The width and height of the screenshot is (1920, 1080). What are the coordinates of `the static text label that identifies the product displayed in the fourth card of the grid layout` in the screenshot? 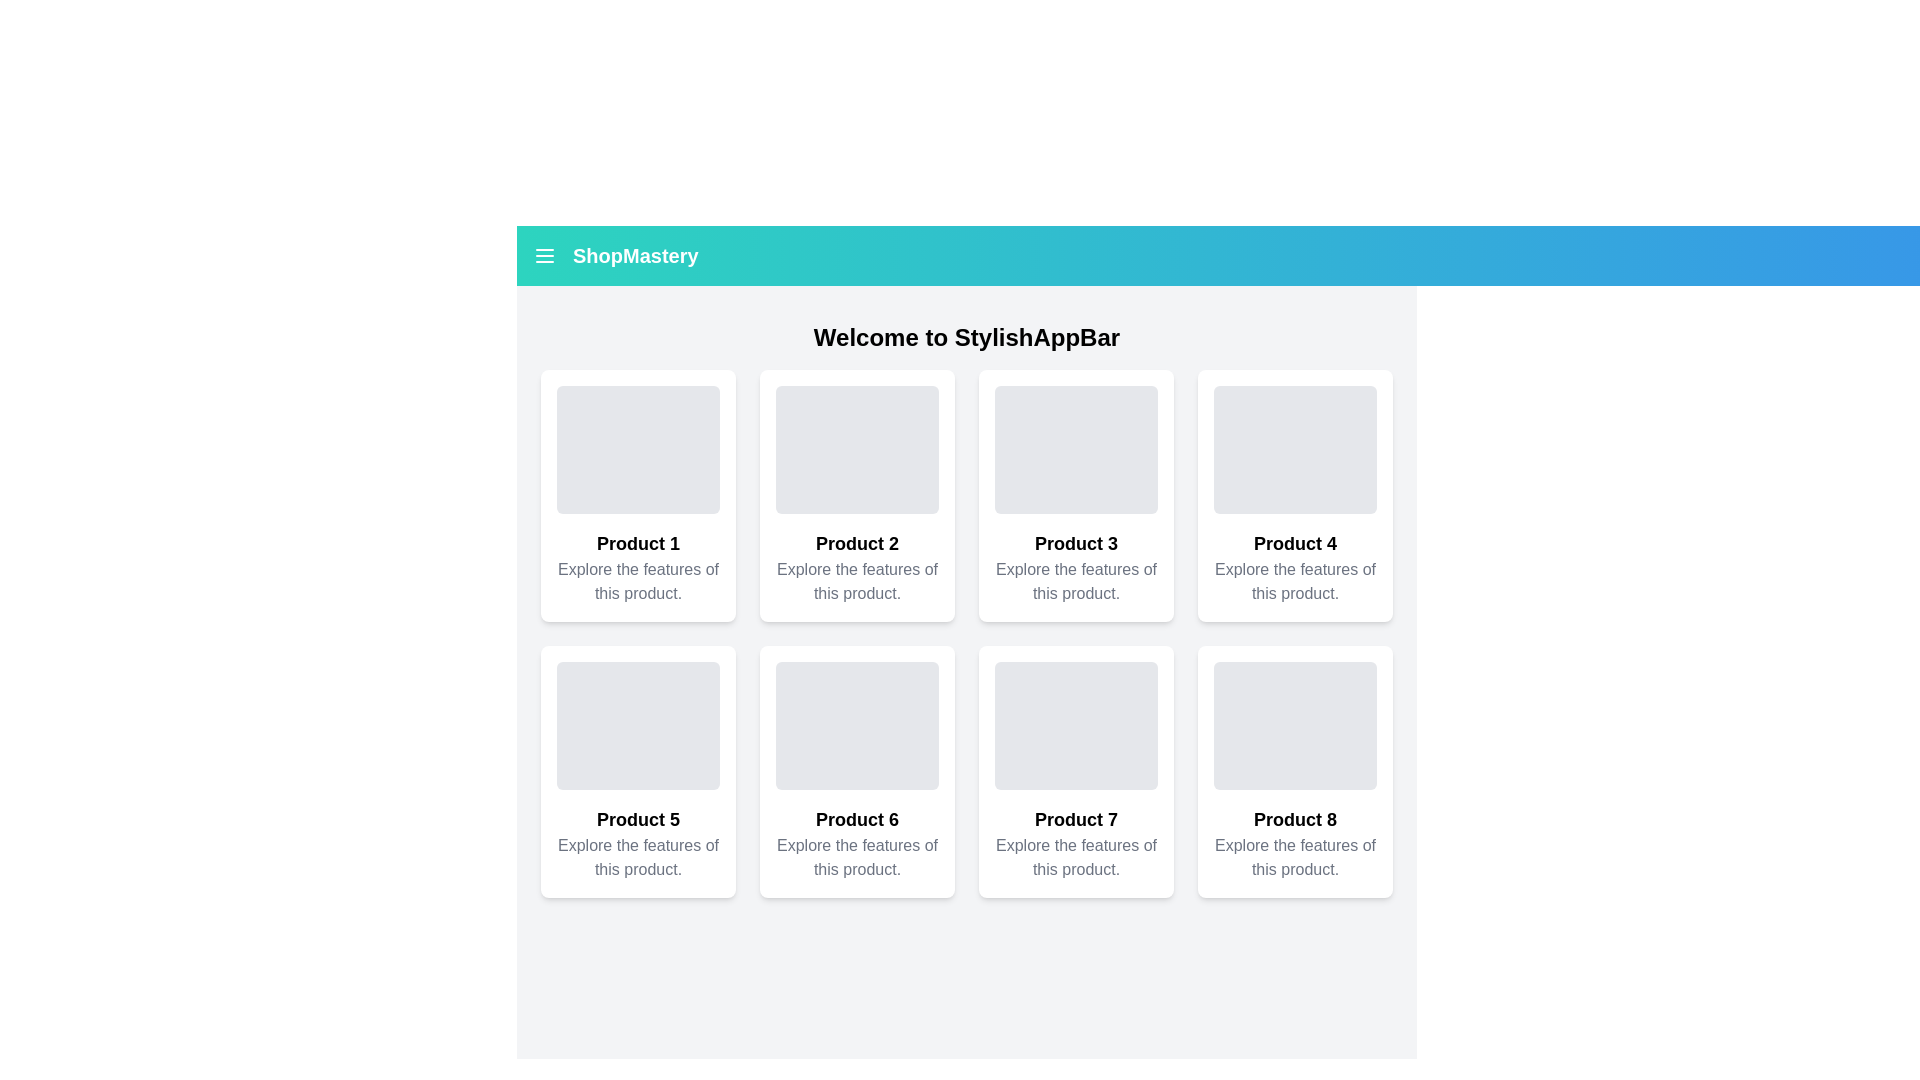 It's located at (1295, 543).